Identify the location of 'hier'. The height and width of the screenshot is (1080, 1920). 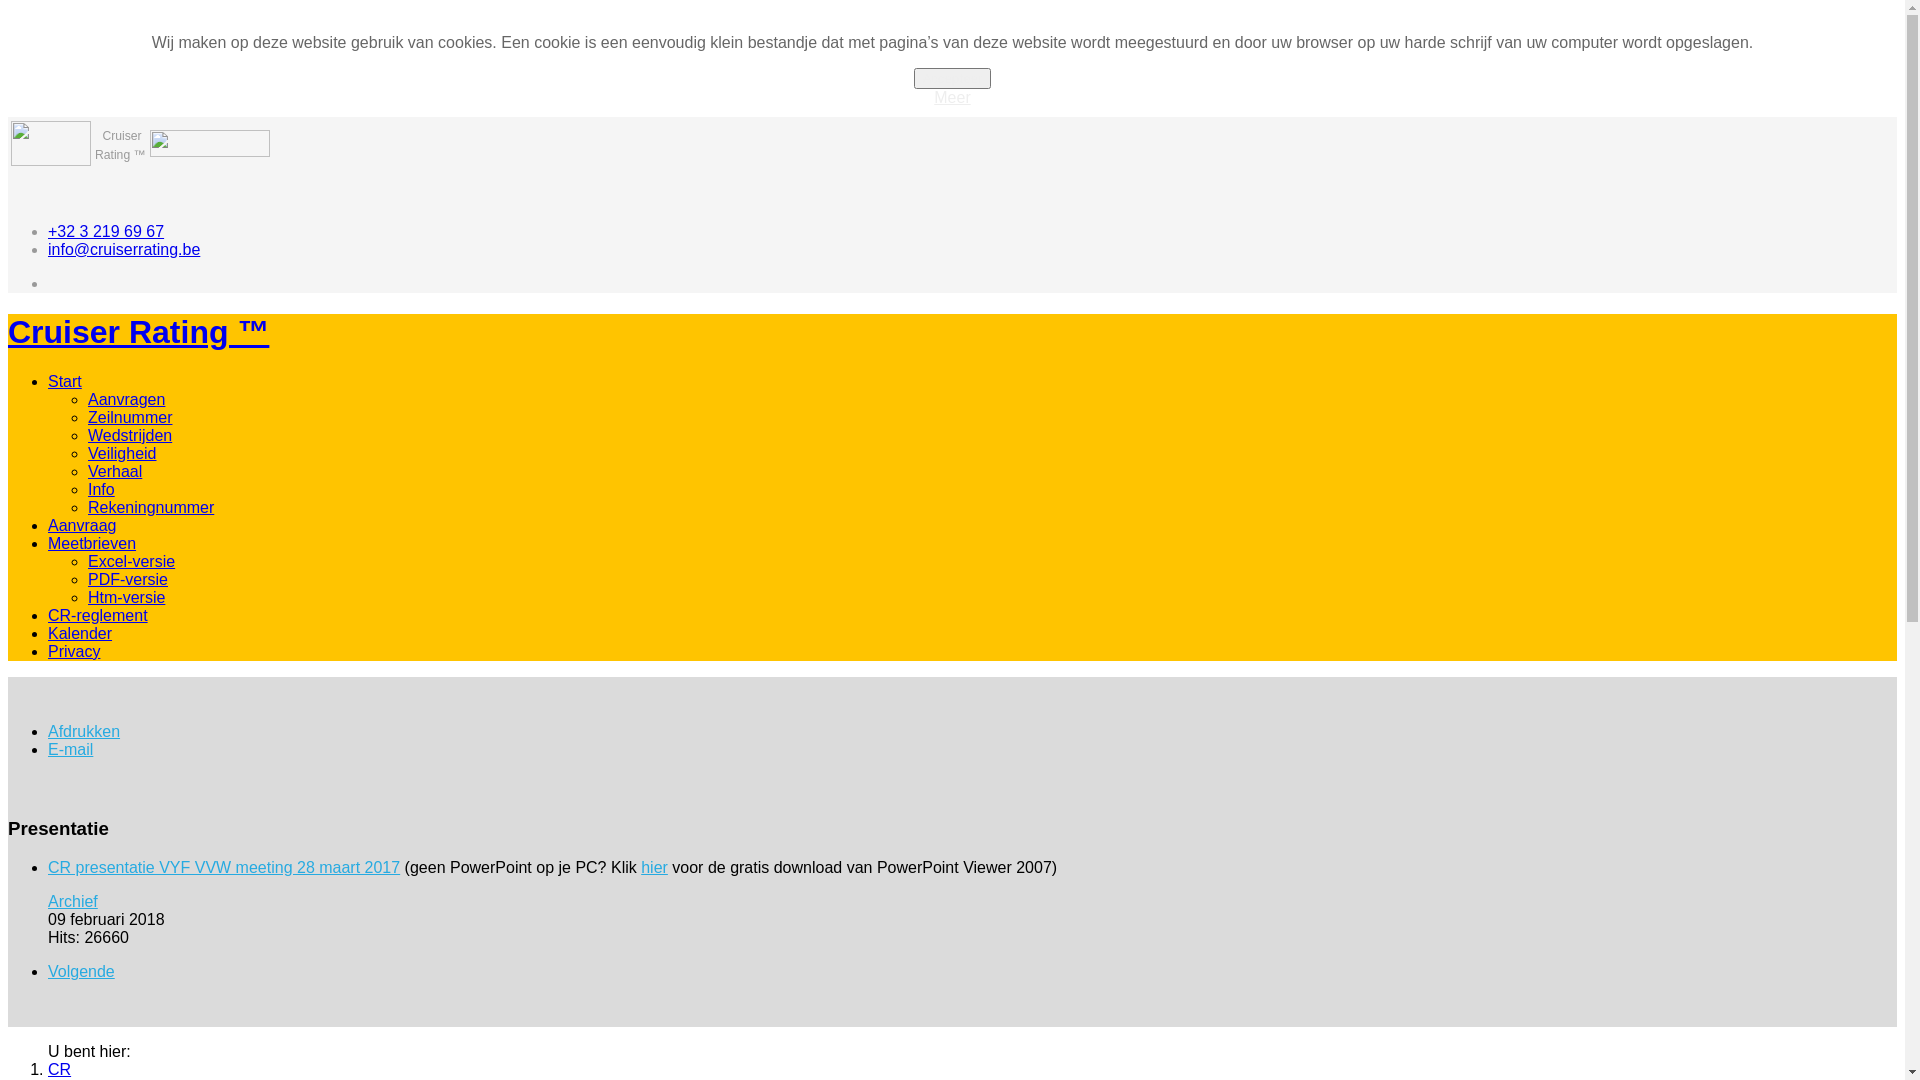
(654, 866).